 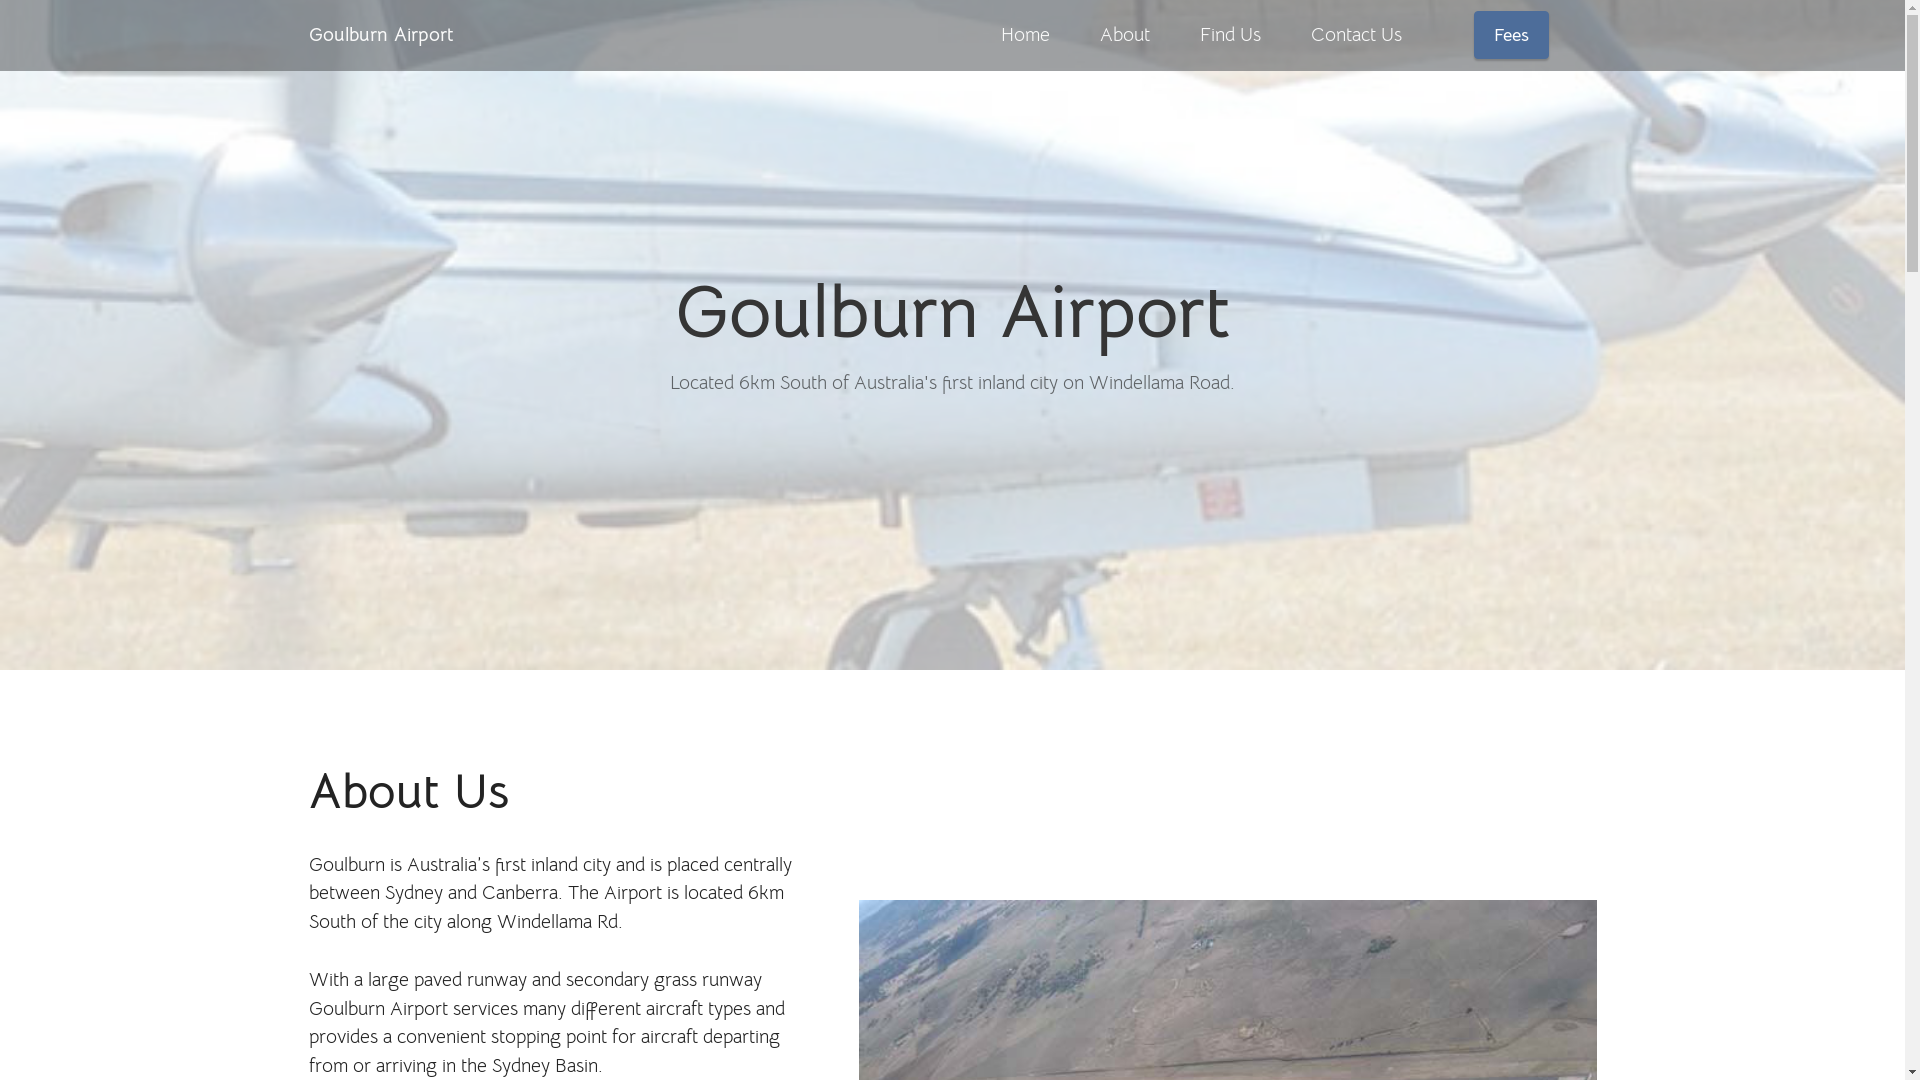 I want to click on 'Goulburn Airport', so click(x=380, y=34).